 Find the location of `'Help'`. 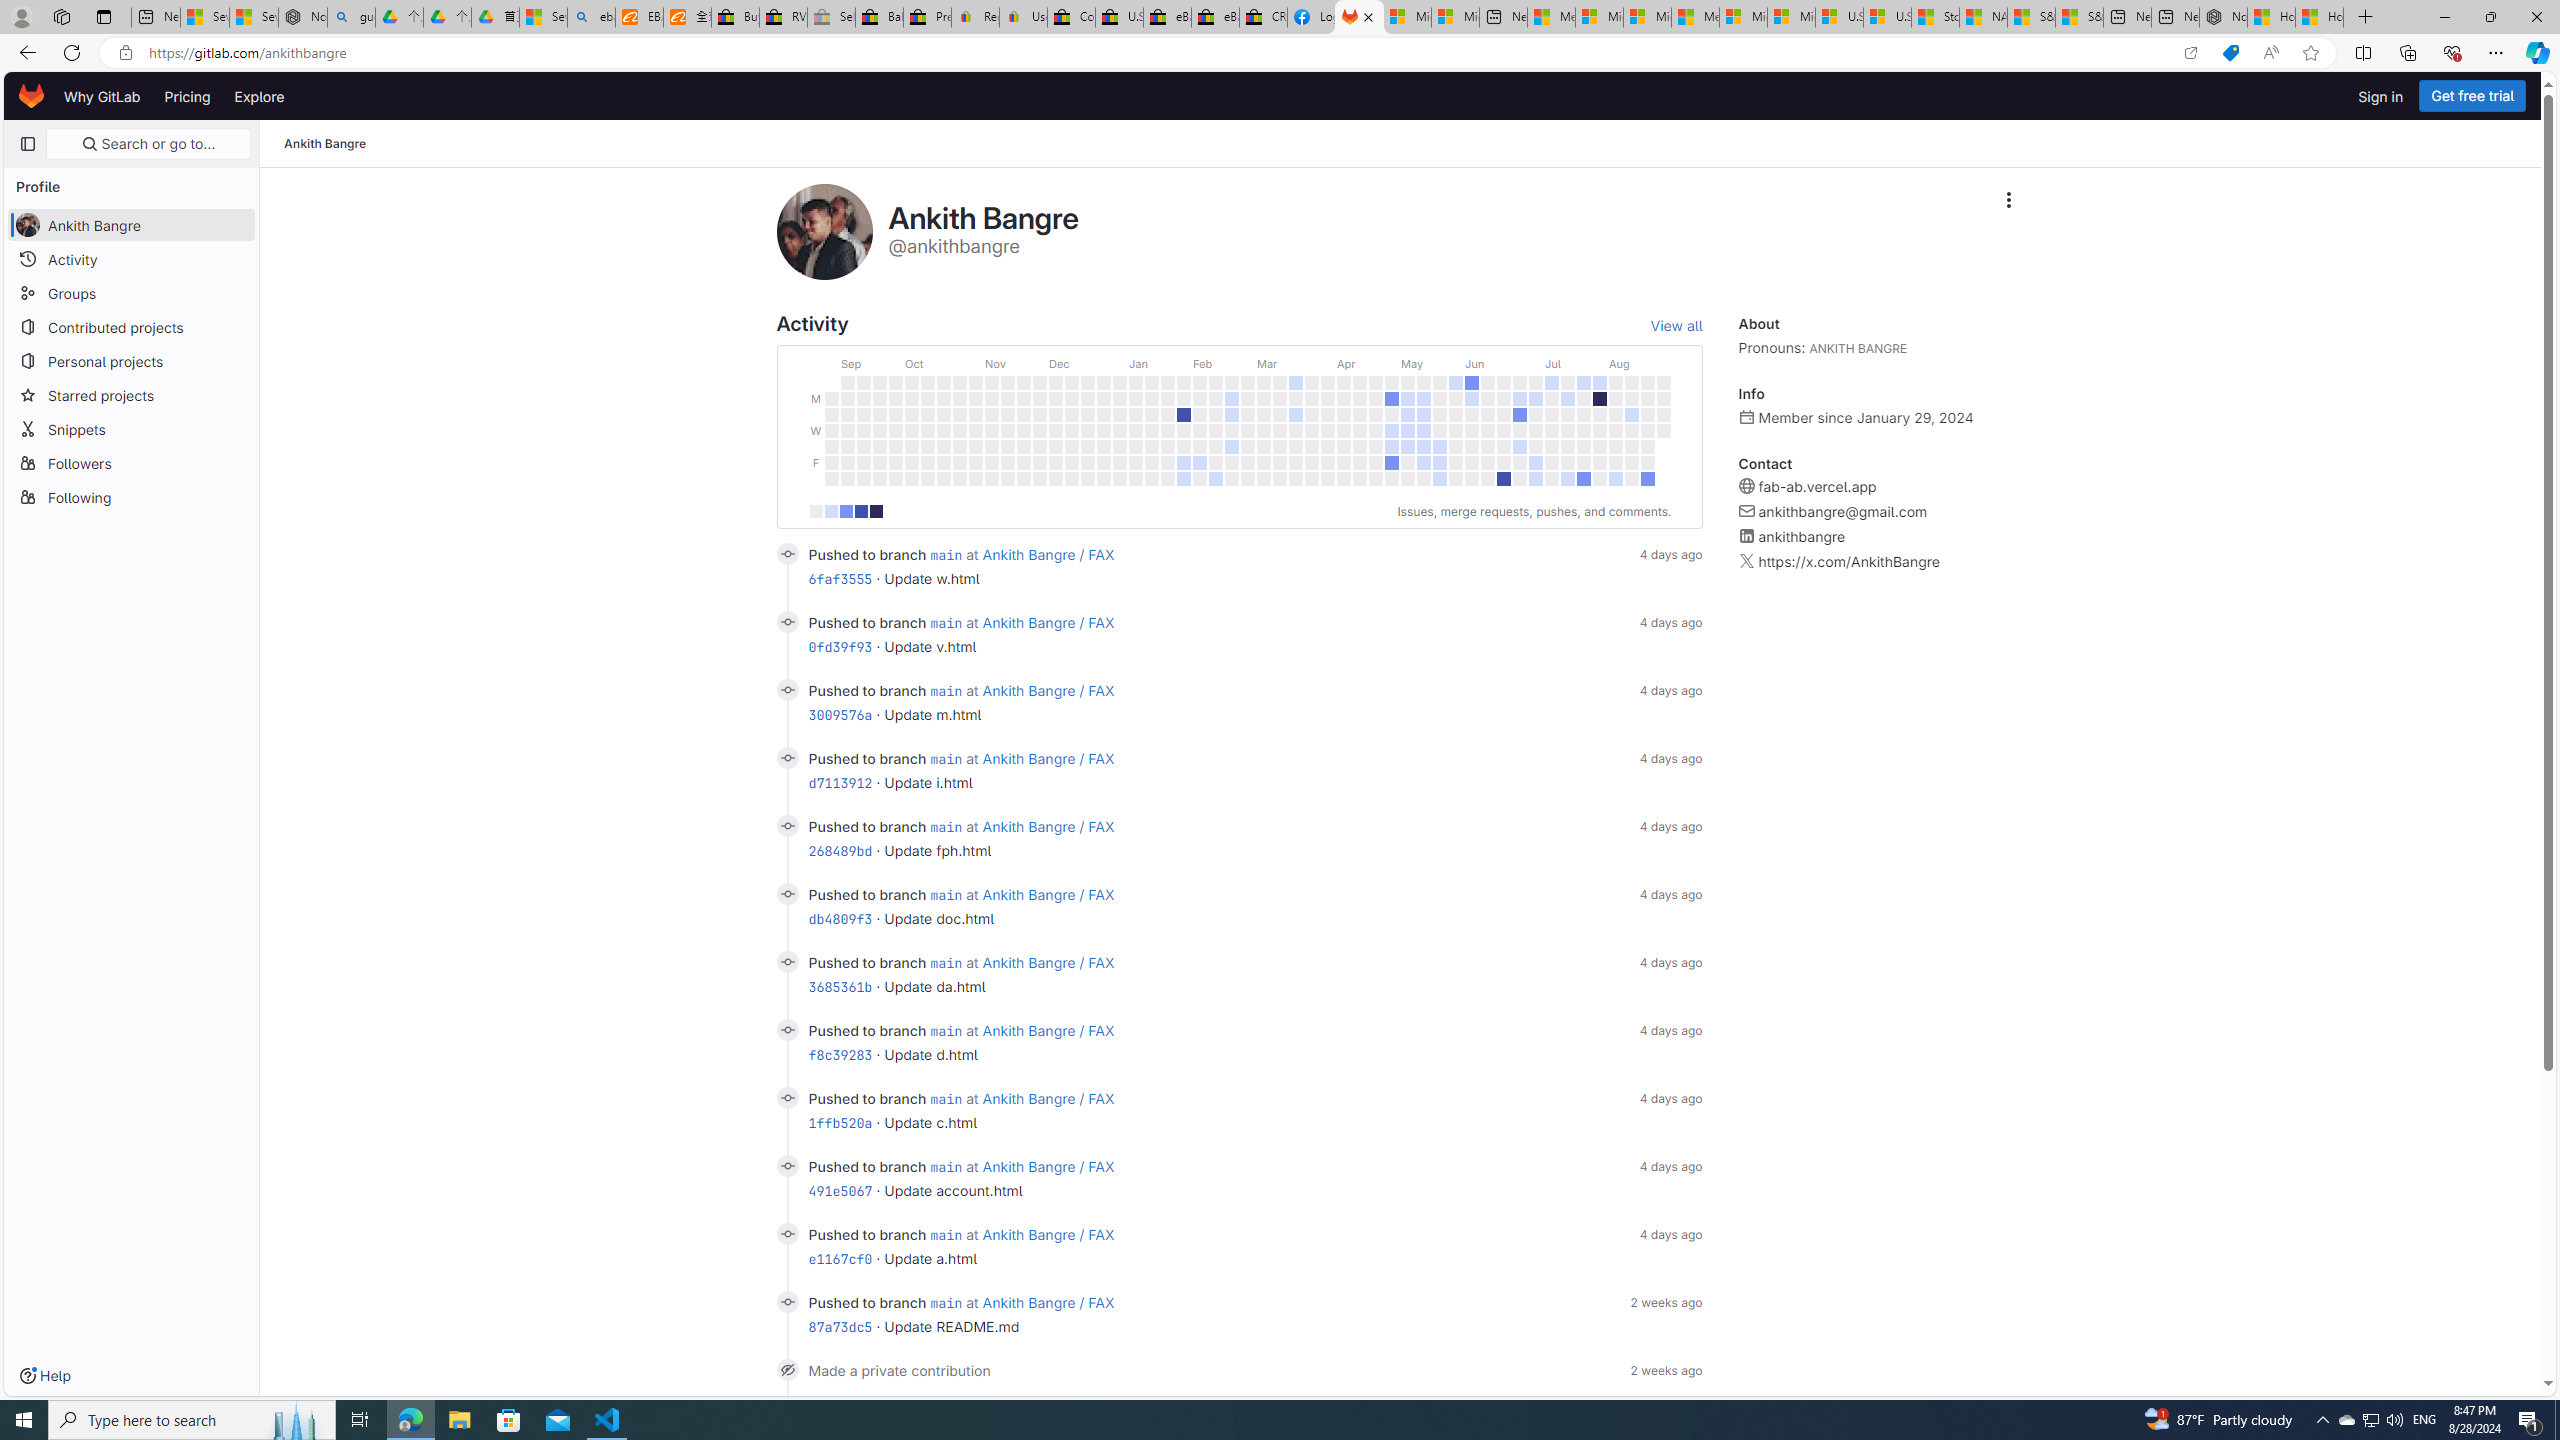

'Help' is located at coordinates (44, 1374).